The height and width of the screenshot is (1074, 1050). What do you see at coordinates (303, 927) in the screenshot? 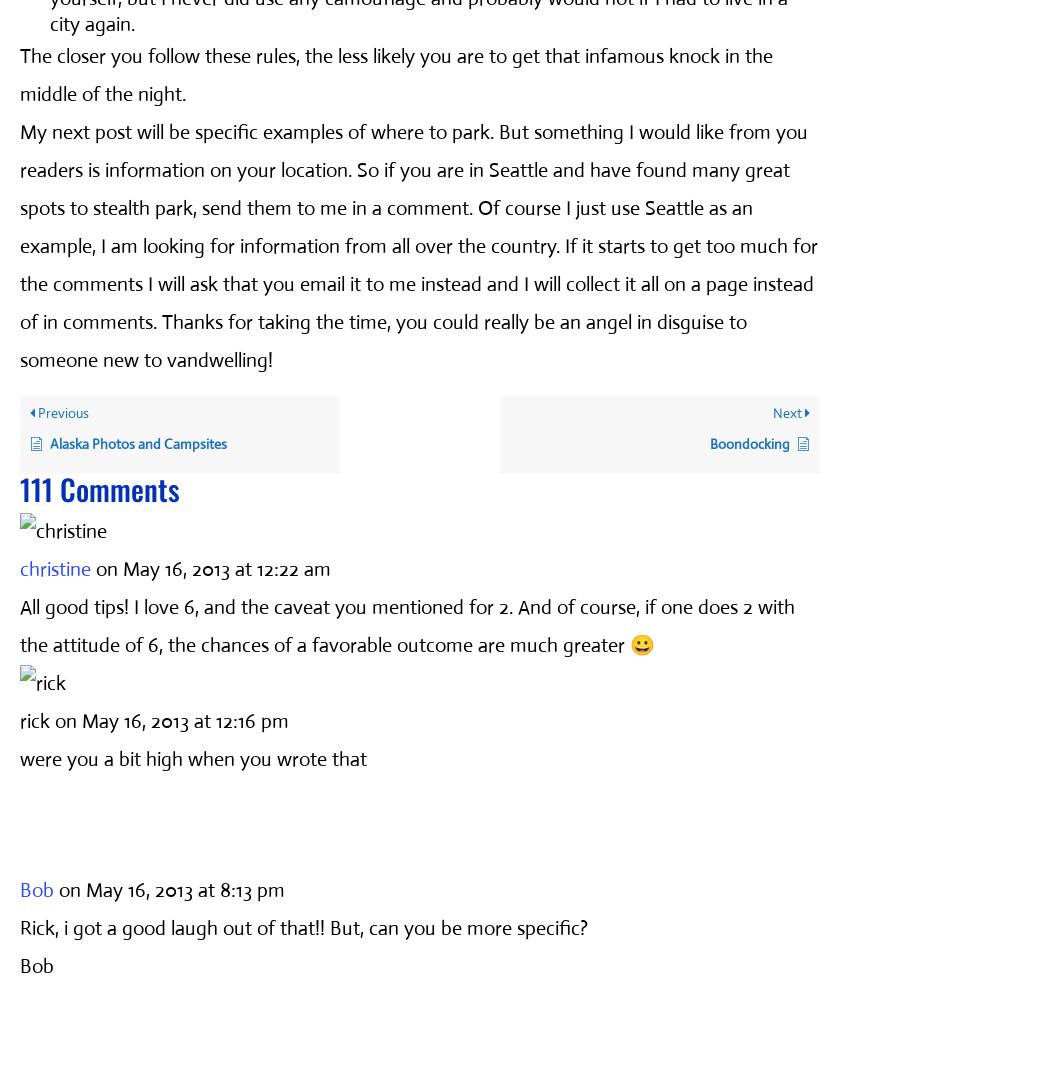
I see `'Rick, i got a good laugh out of that!! But, can you be more specific?'` at bounding box center [303, 927].